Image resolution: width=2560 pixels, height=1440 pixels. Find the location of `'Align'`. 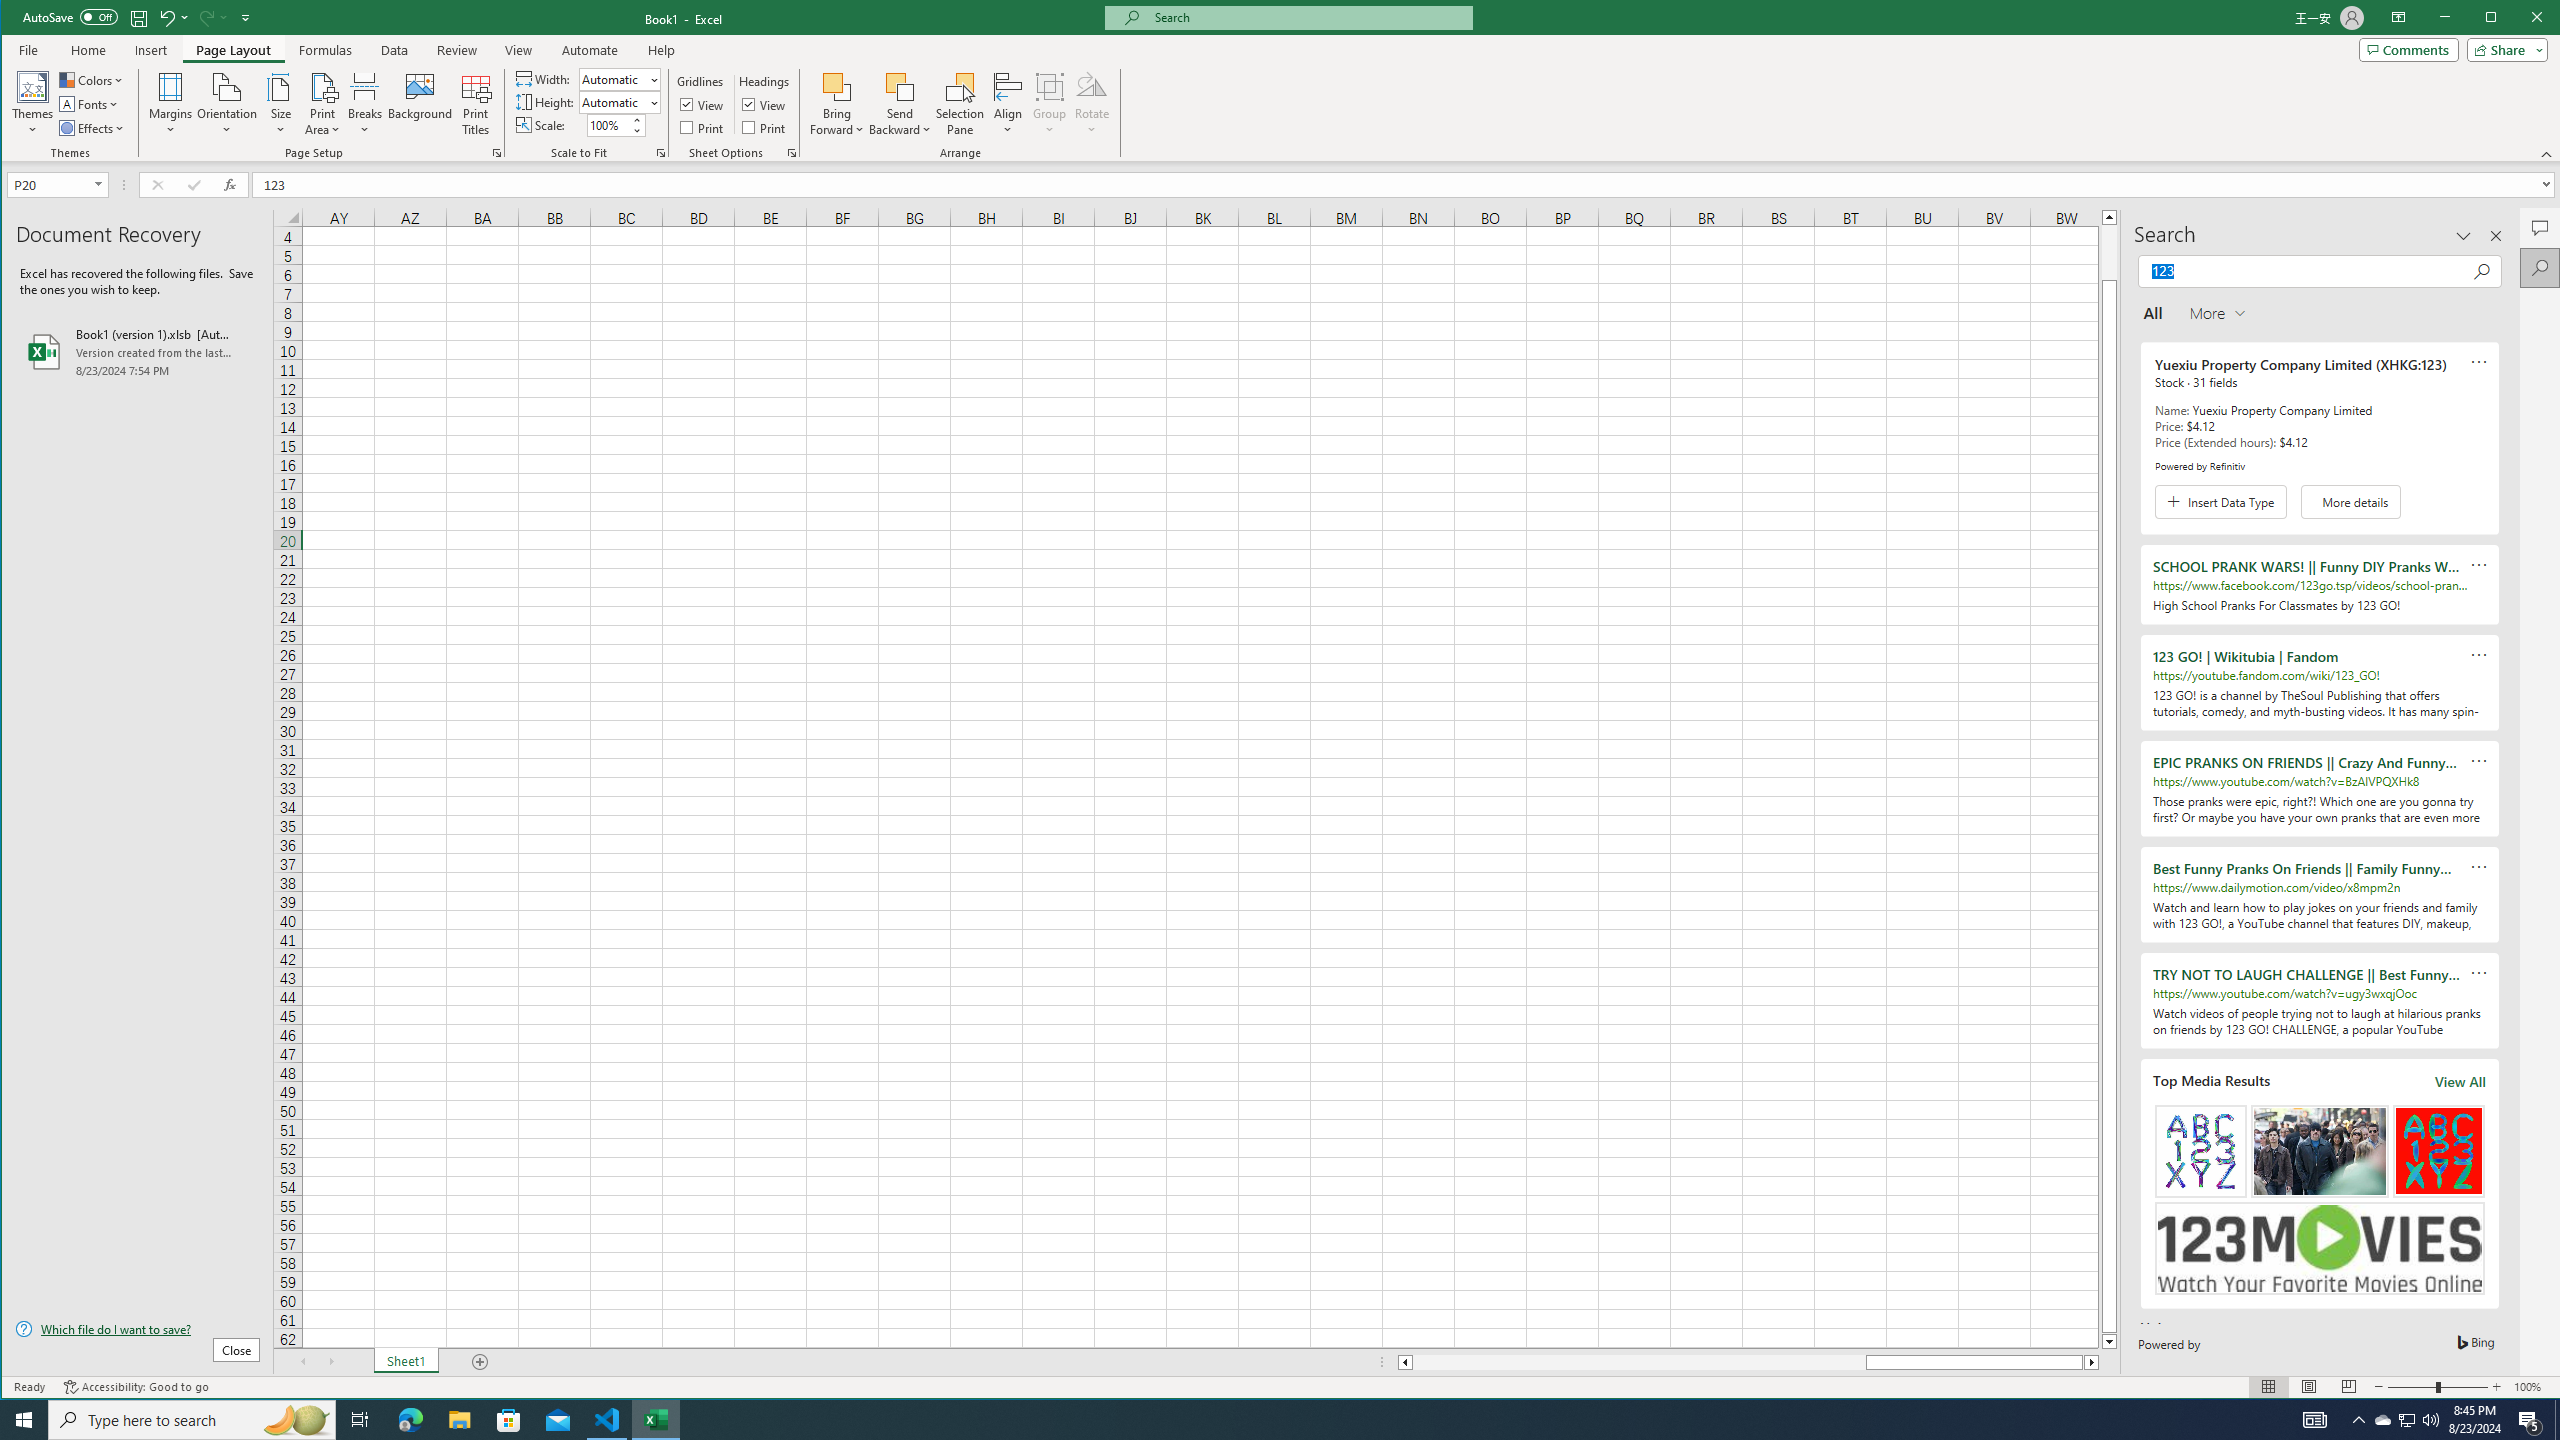

'Align' is located at coordinates (1007, 103).